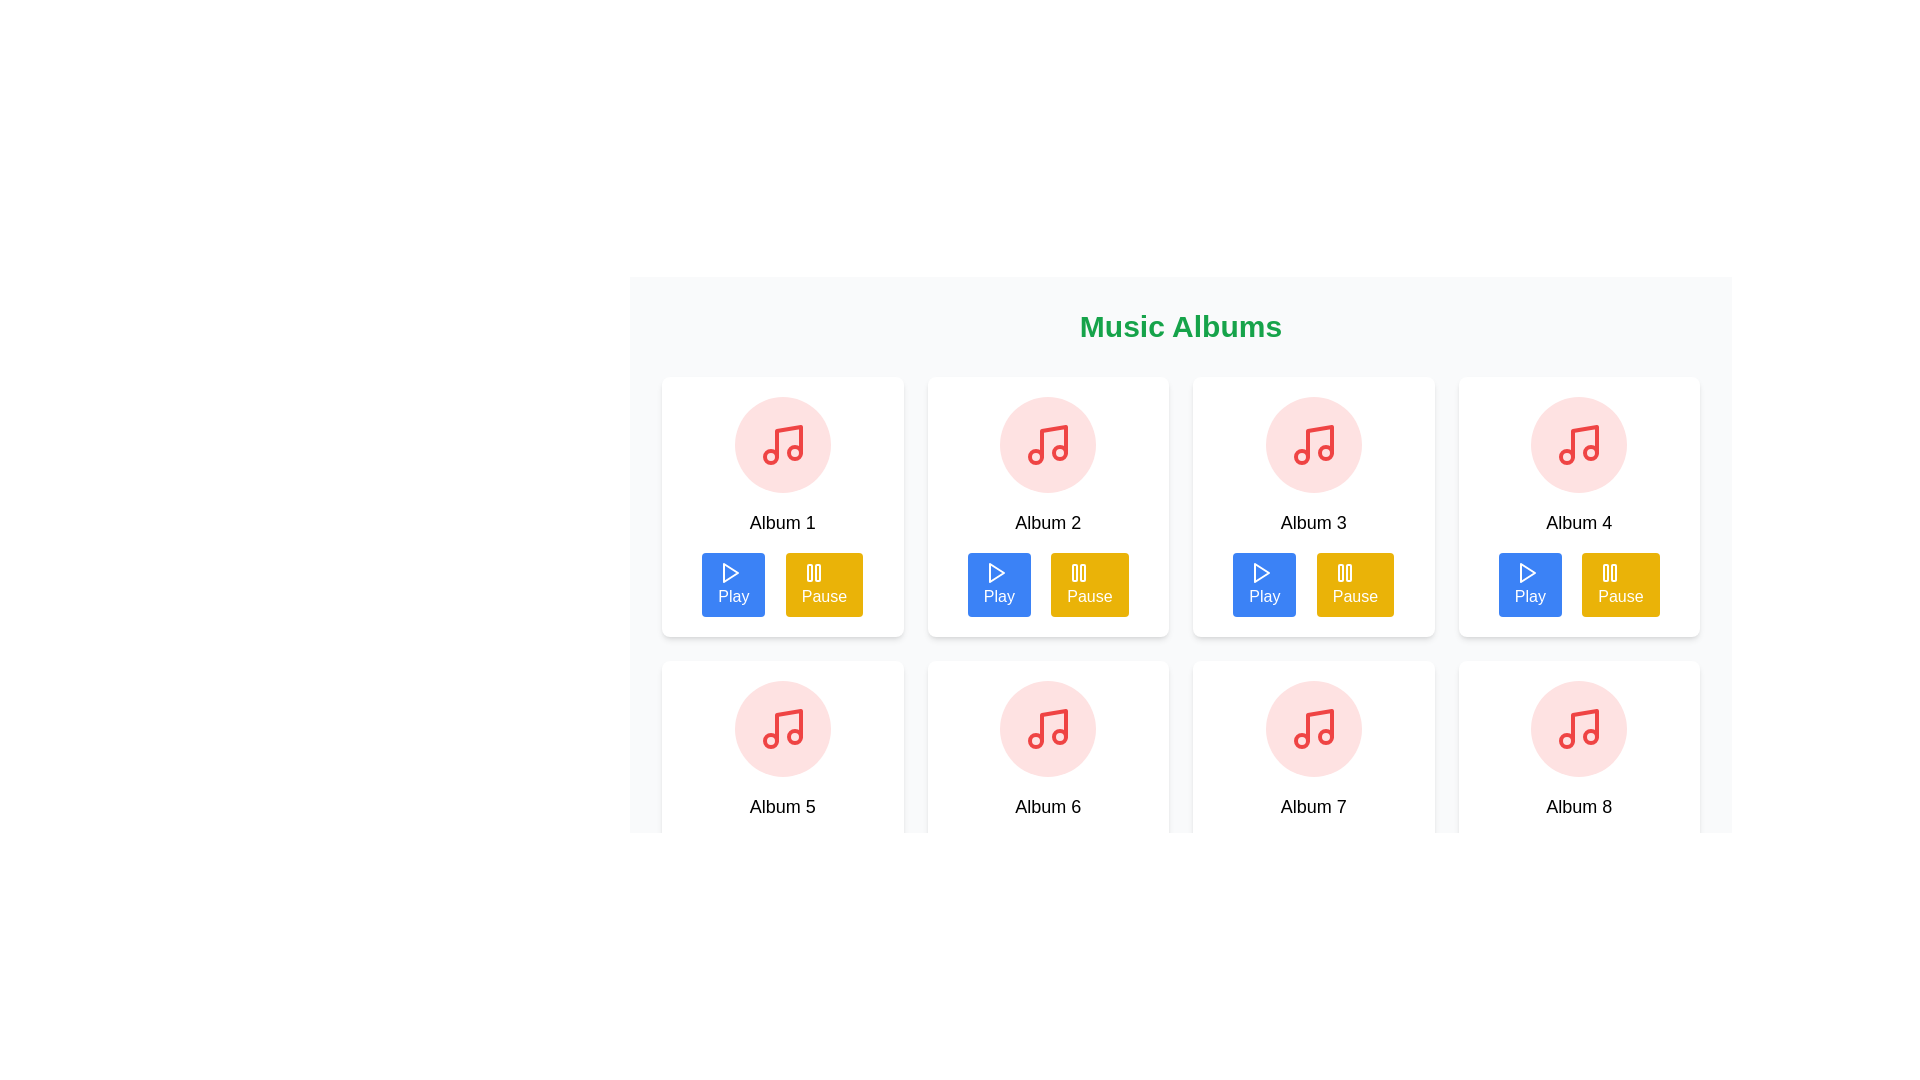 The image size is (1920, 1080). Describe the element at coordinates (1529, 585) in the screenshot. I see `the play button located in the bottom-right corner of the 'Album 4' card to initiate playback of the album` at that location.